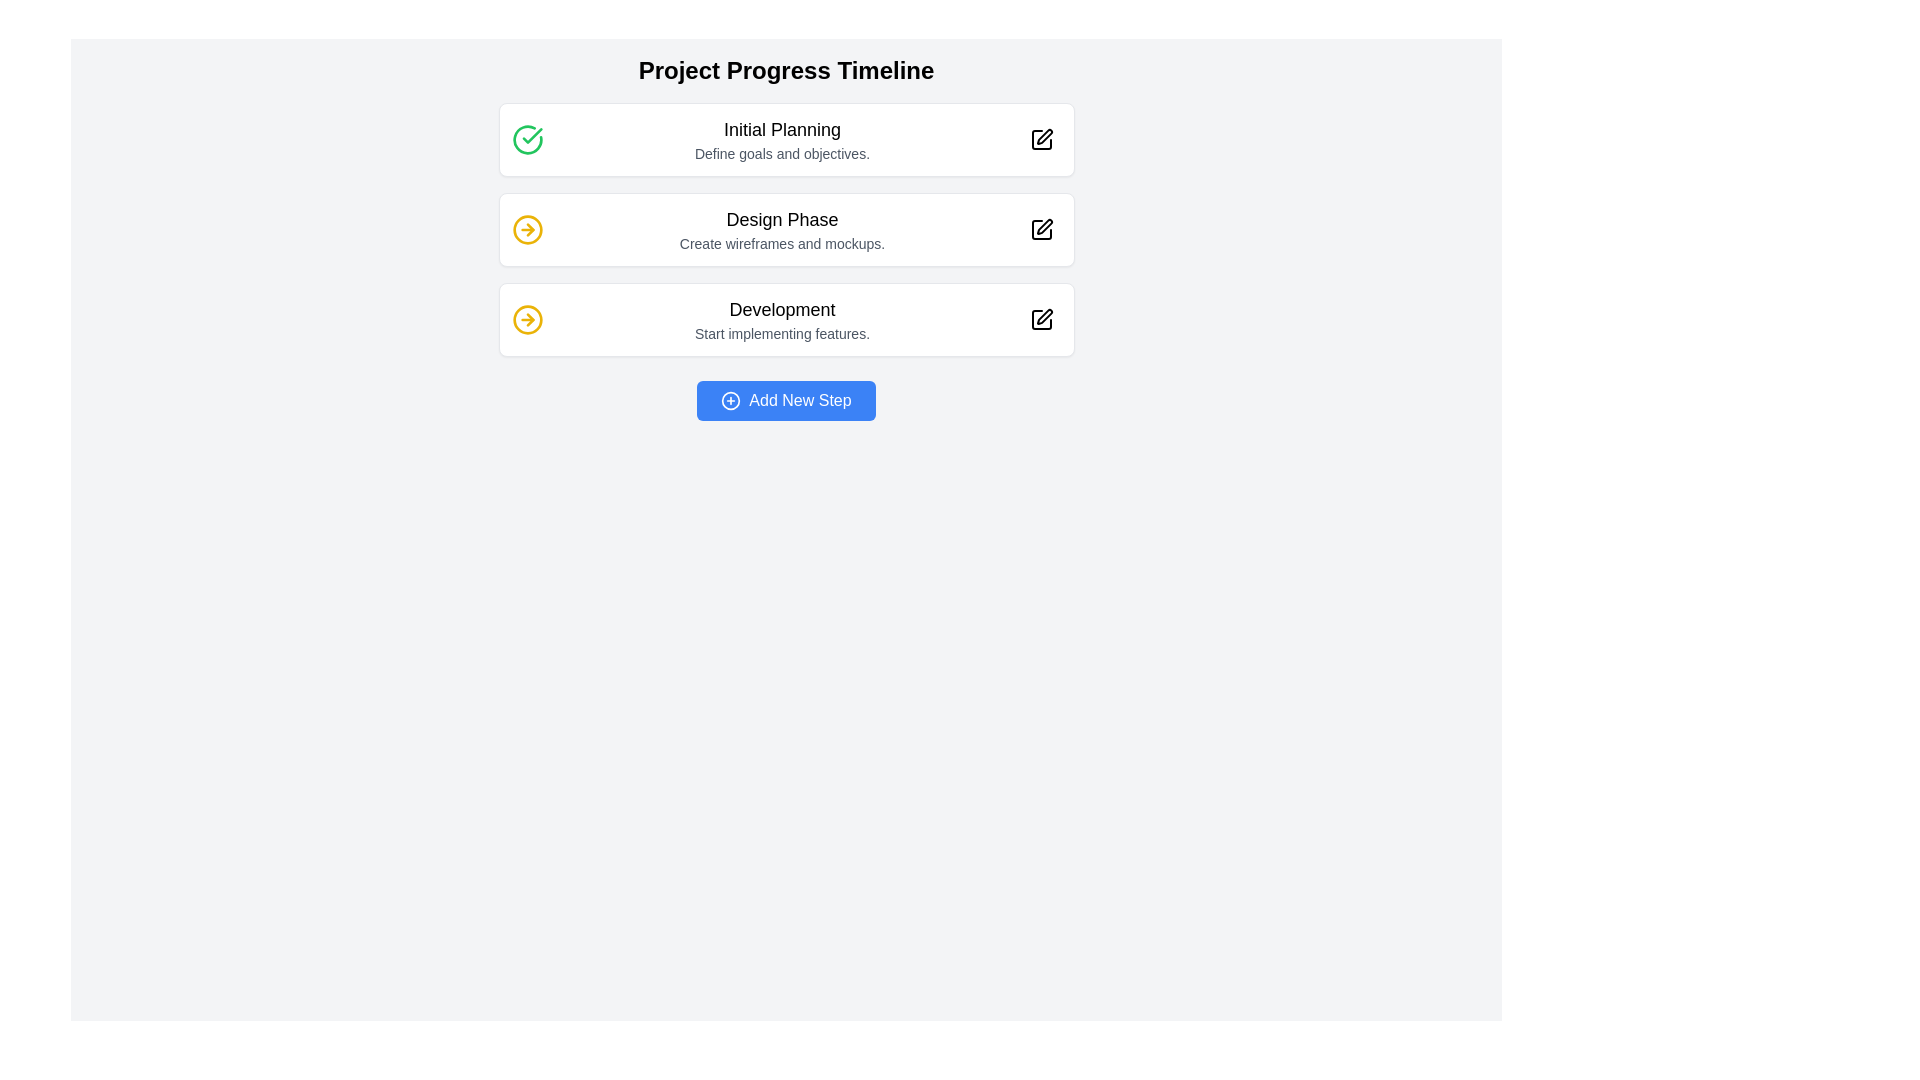 The height and width of the screenshot is (1080, 1920). Describe the element at coordinates (1043, 136) in the screenshot. I see `the pen icon located in the top-right section of the 'Initial Planning' card to initiate editing` at that location.